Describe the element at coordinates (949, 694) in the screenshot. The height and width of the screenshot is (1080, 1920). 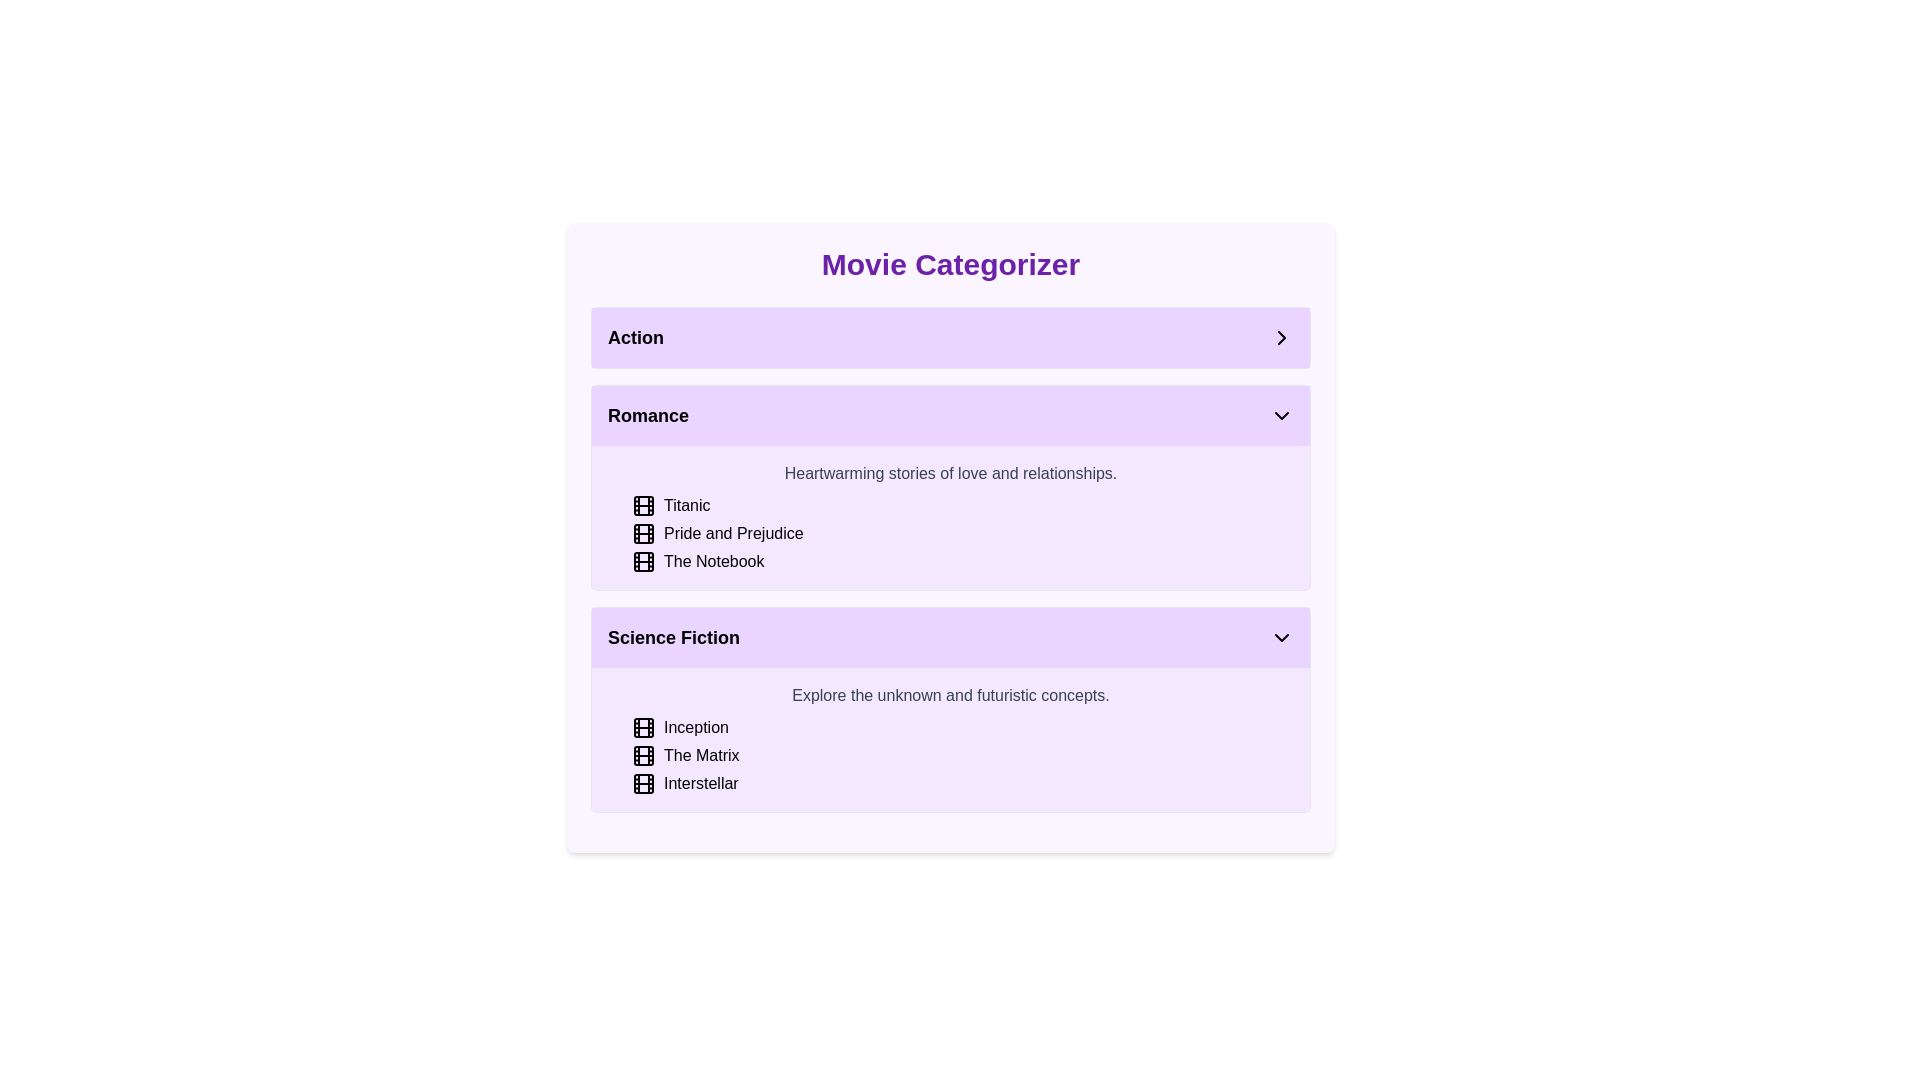
I see `text label that is styled in gray and reads 'Explore the unknown and futuristic concepts.' located in the 'Science Fiction' section near the top` at that location.